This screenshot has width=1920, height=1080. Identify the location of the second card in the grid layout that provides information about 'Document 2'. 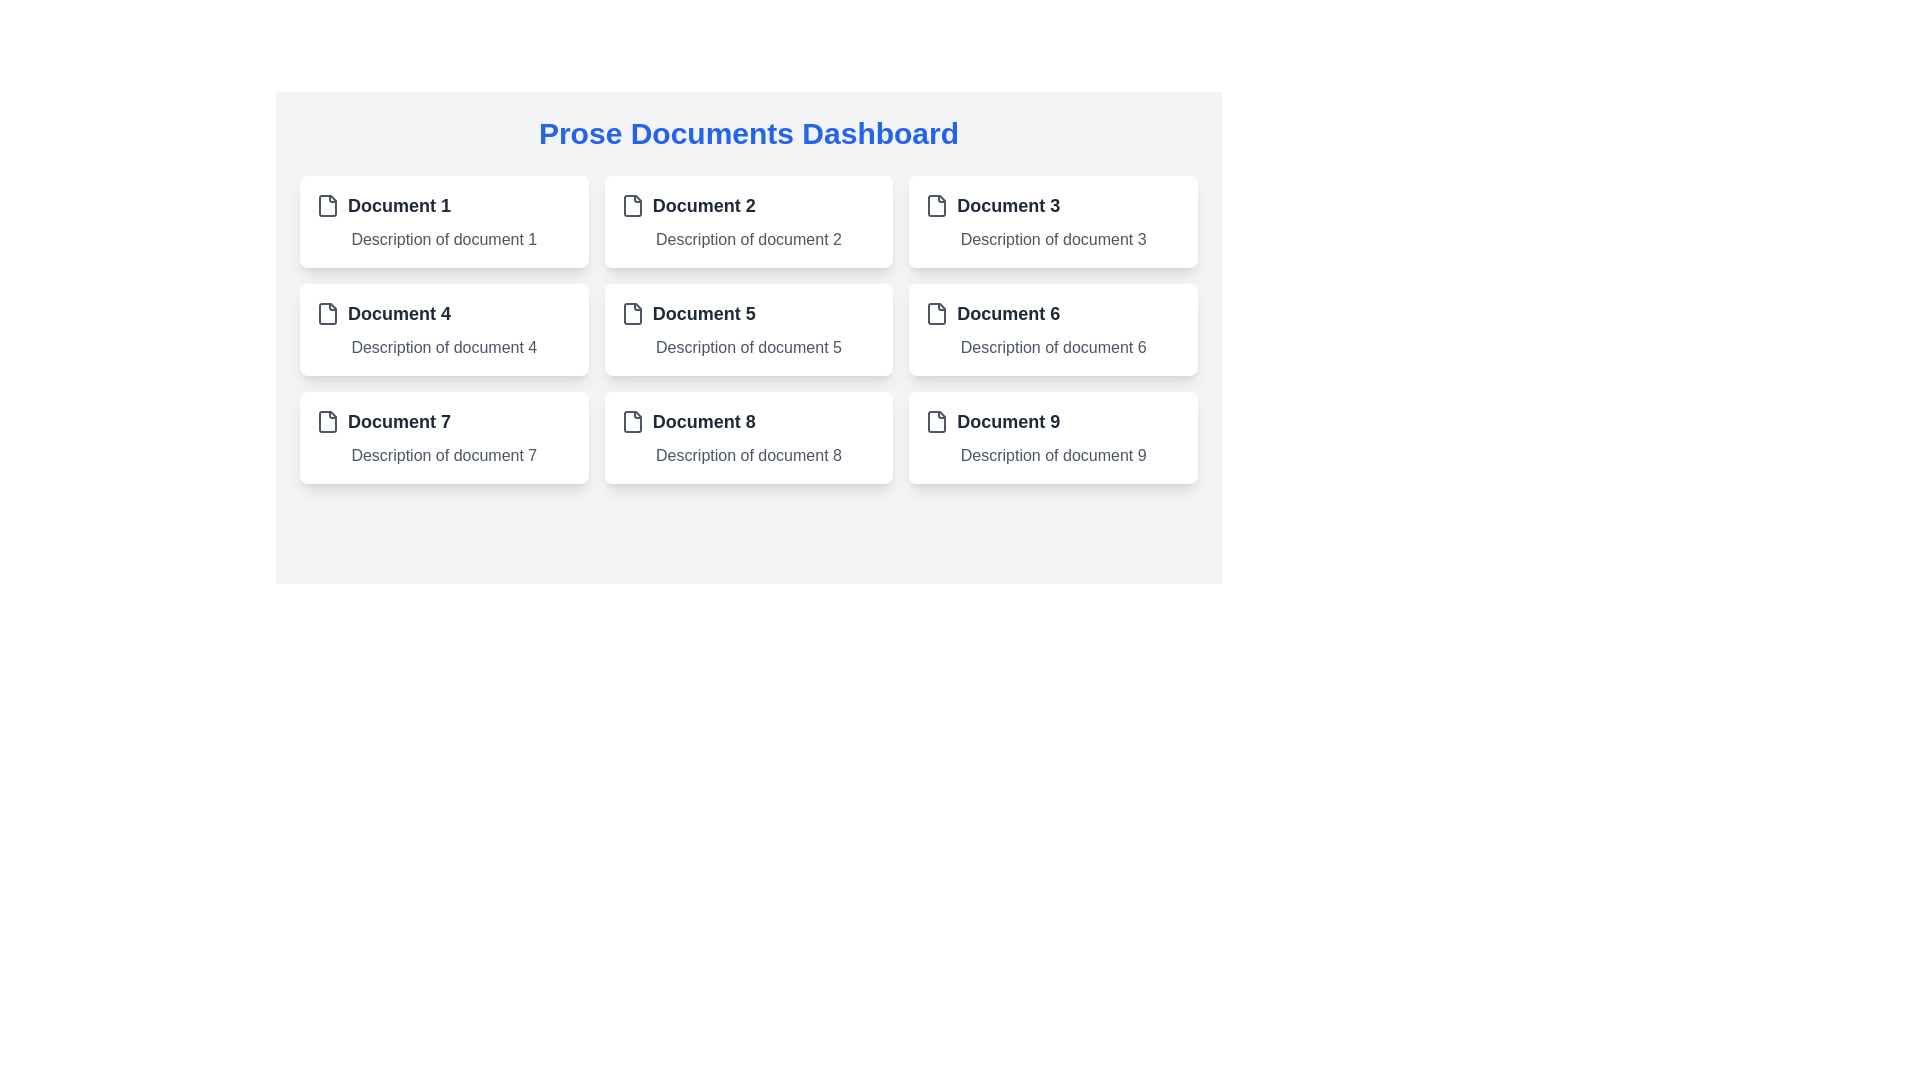
(747, 222).